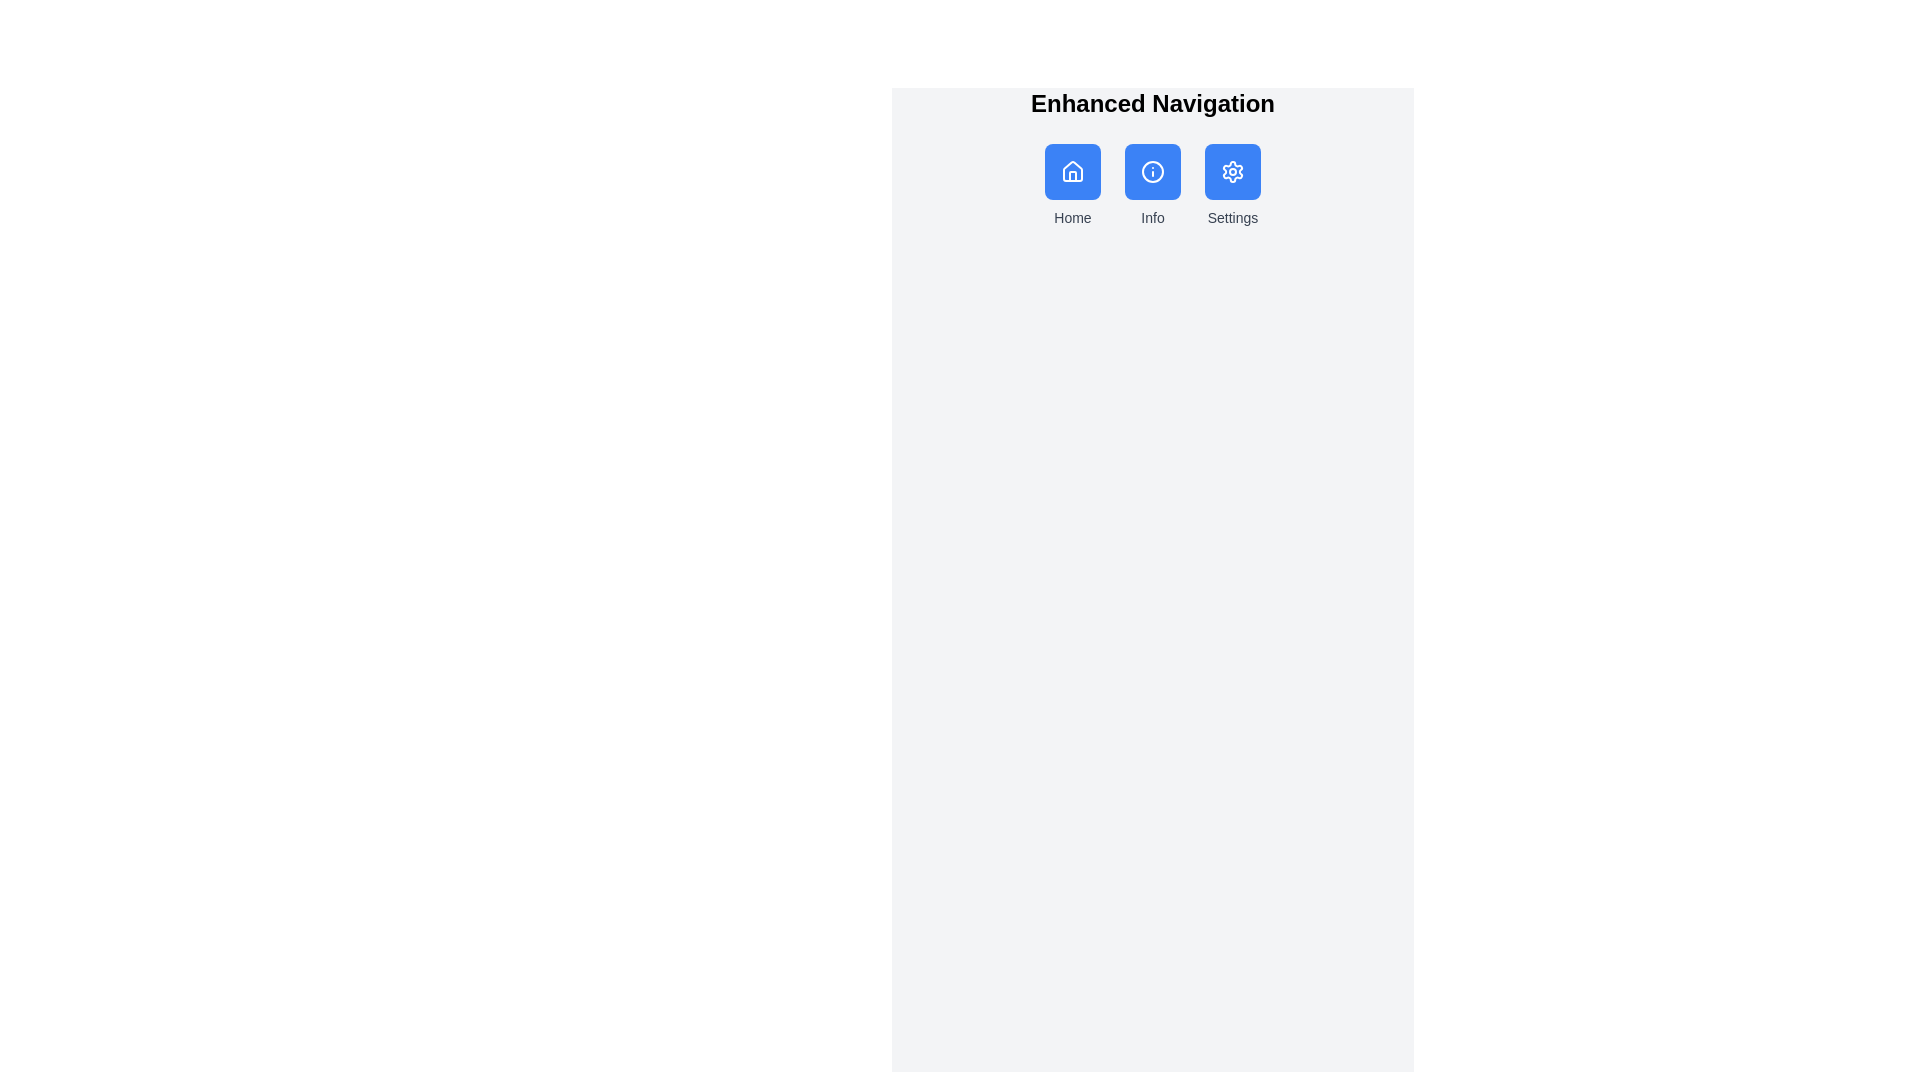  Describe the element at coordinates (1152, 171) in the screenshot. I see `the SVG circle element centered in the 'Info' button, which is part of the navigation panel at the top of the interface` at that location.